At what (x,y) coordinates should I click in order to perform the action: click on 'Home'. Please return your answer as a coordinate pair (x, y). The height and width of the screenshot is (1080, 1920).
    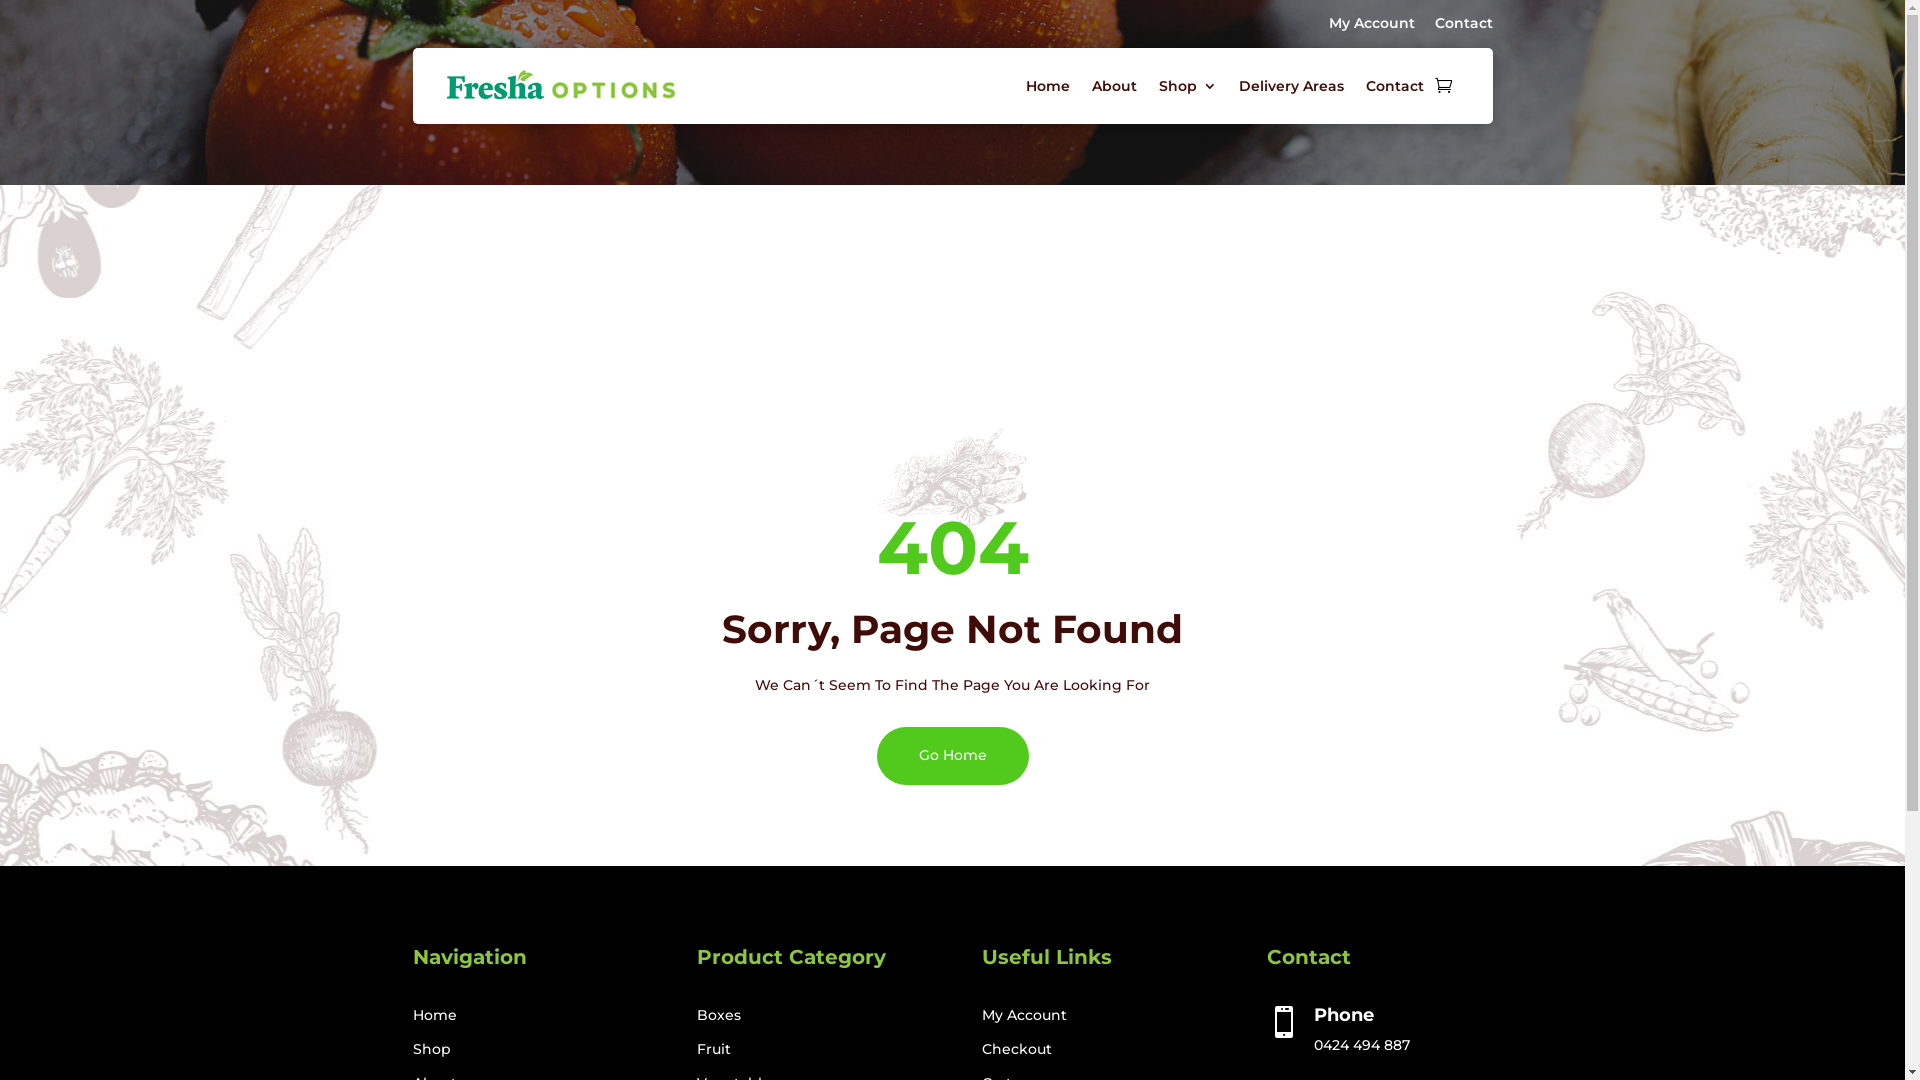
    Looking at the image, I should click on (1046, 84).